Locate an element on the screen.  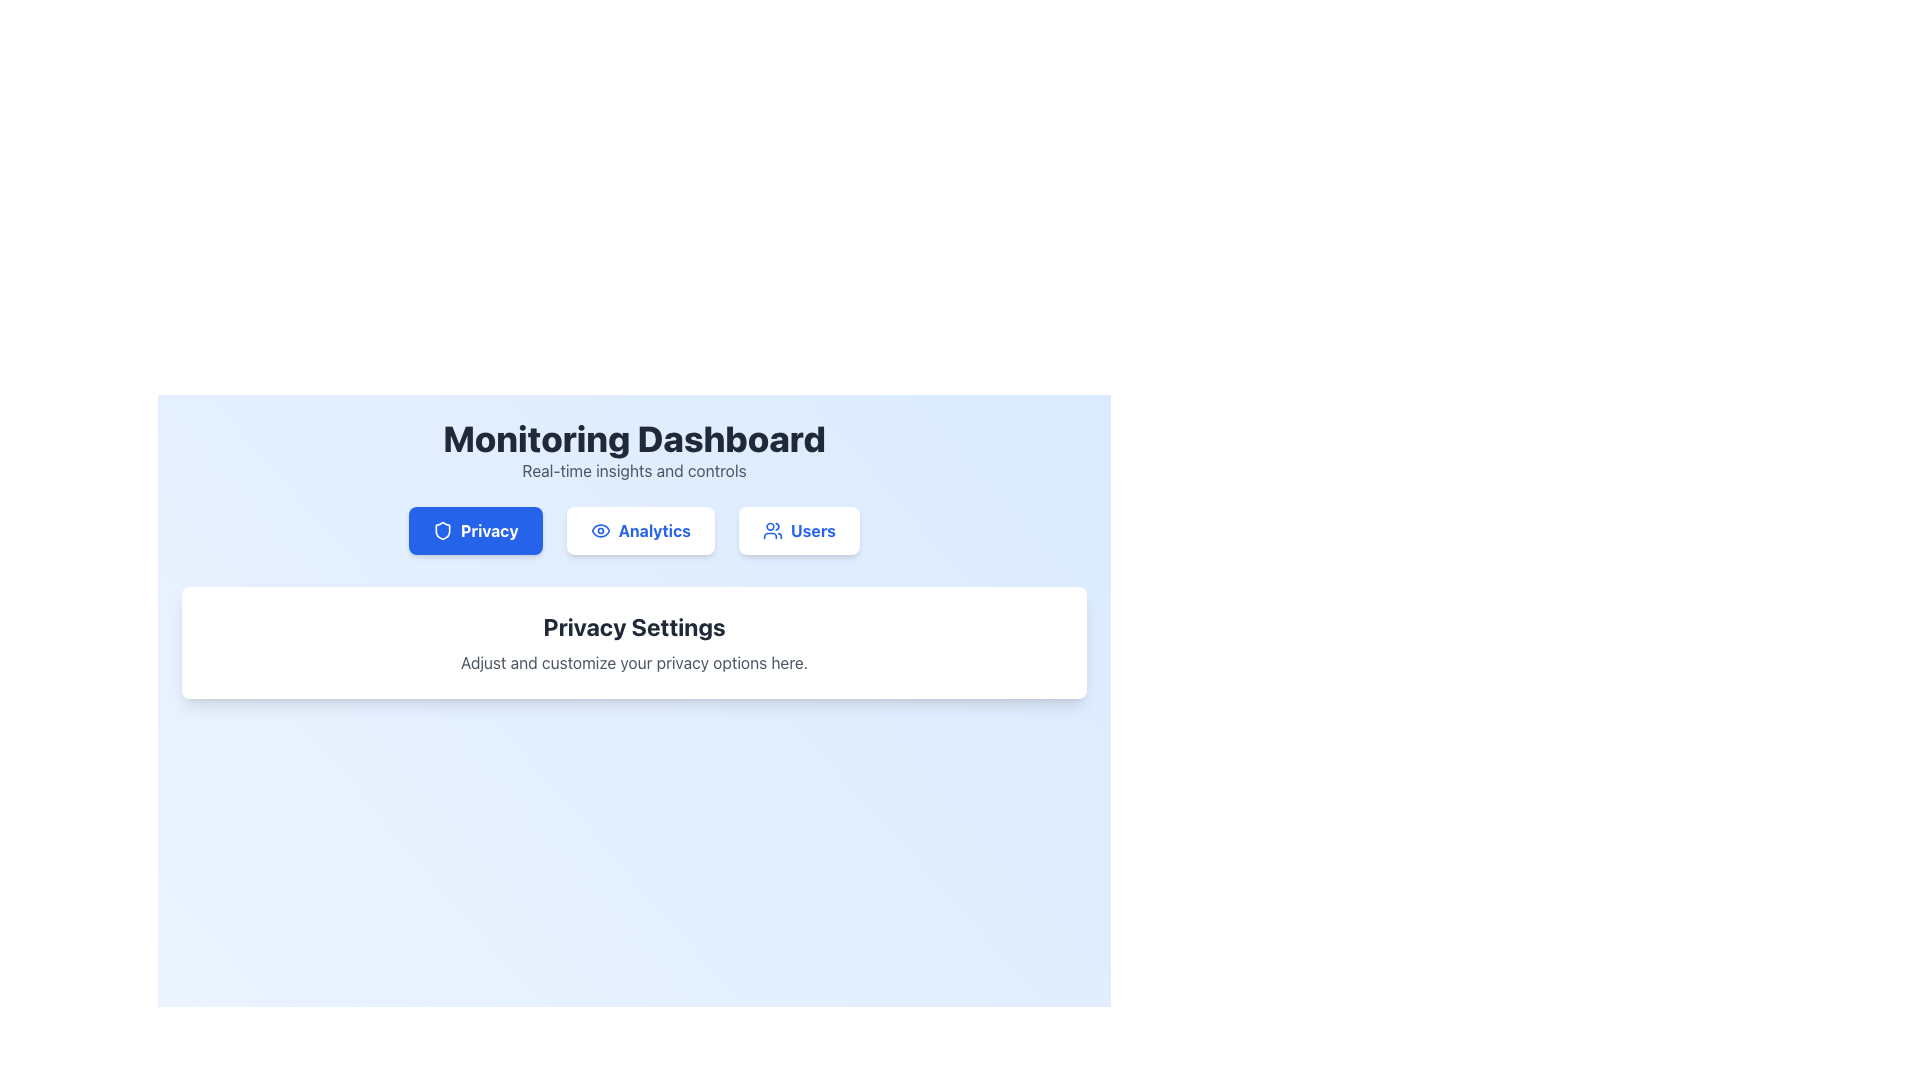
the shield icon with a blue outline and white background located on the left side of the 'Privacy' button in the header section of the page is located at coordinates (441, 530).